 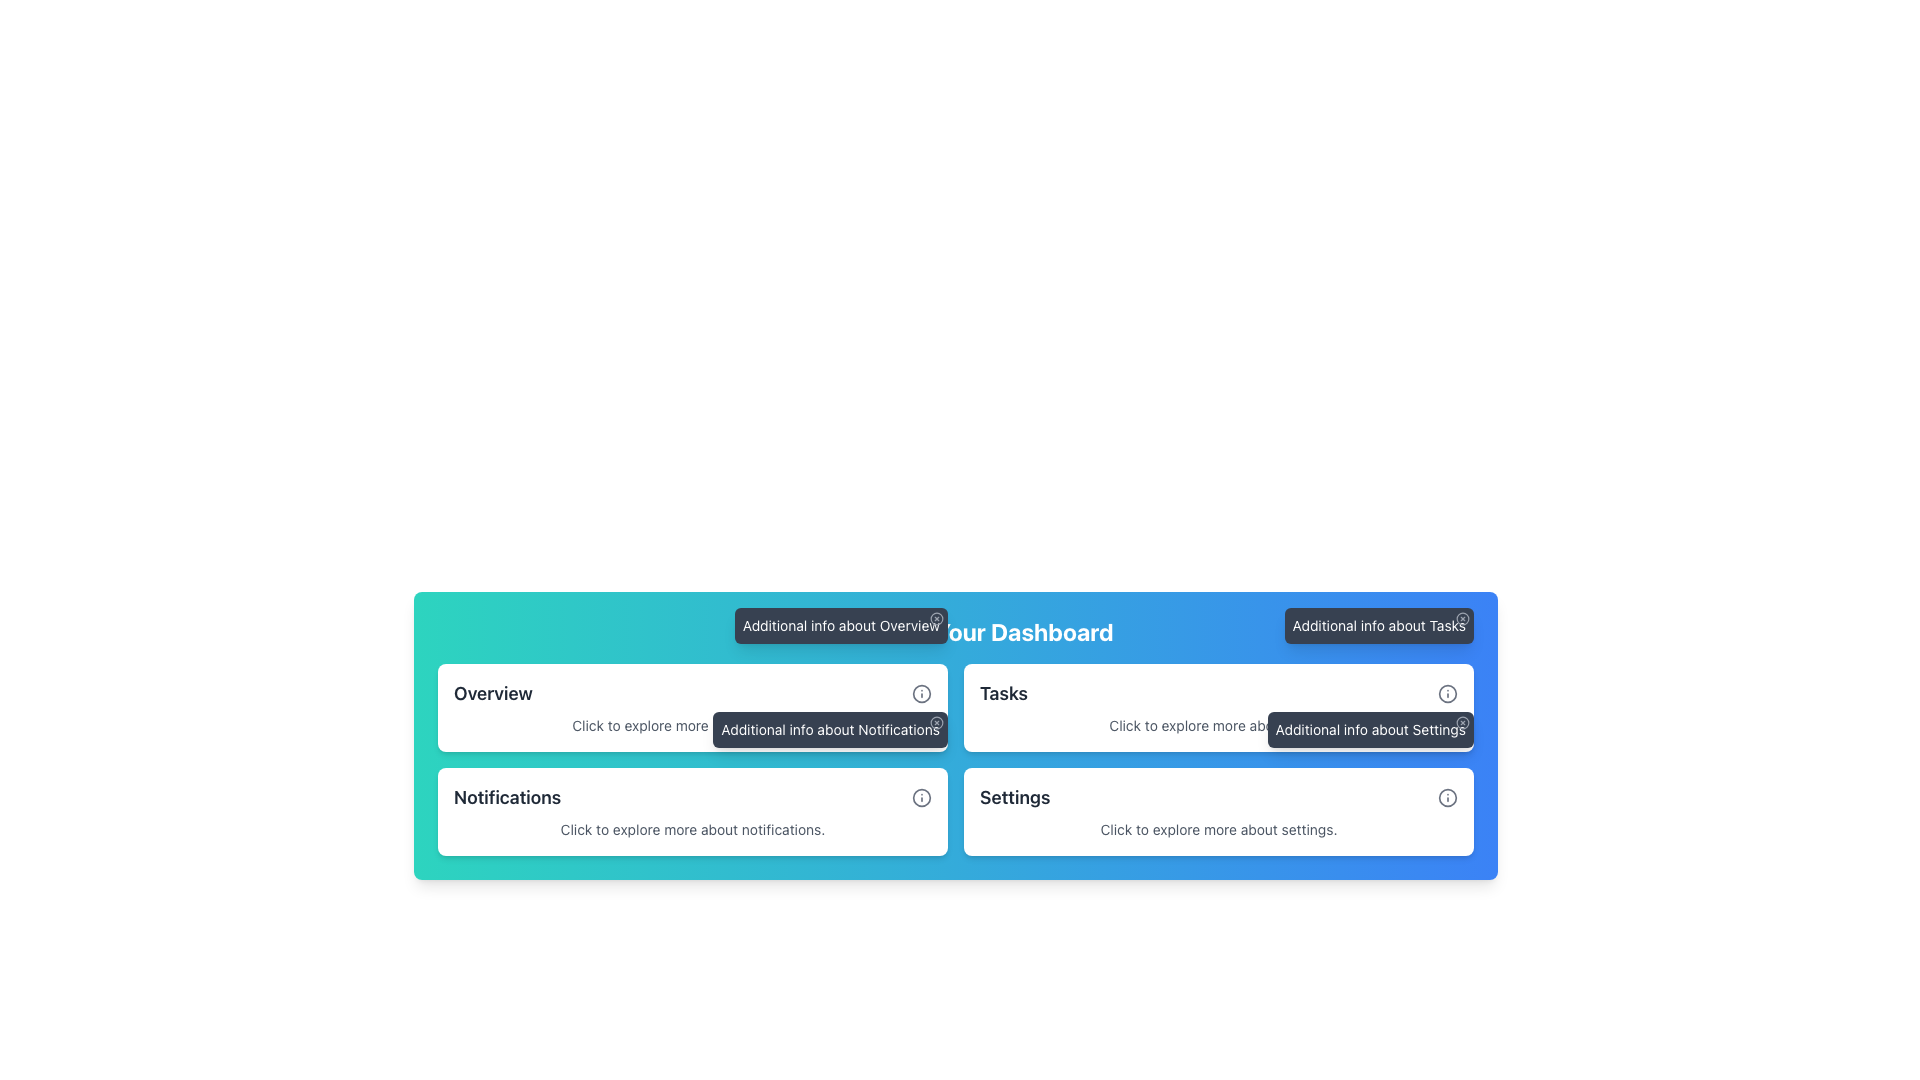 I want to click on additional information text from the dark gray tooltip with rounded corners containing the text 'Additional info about Tasks' and a close button at the top-right corner, so click(x=1378, y=624).